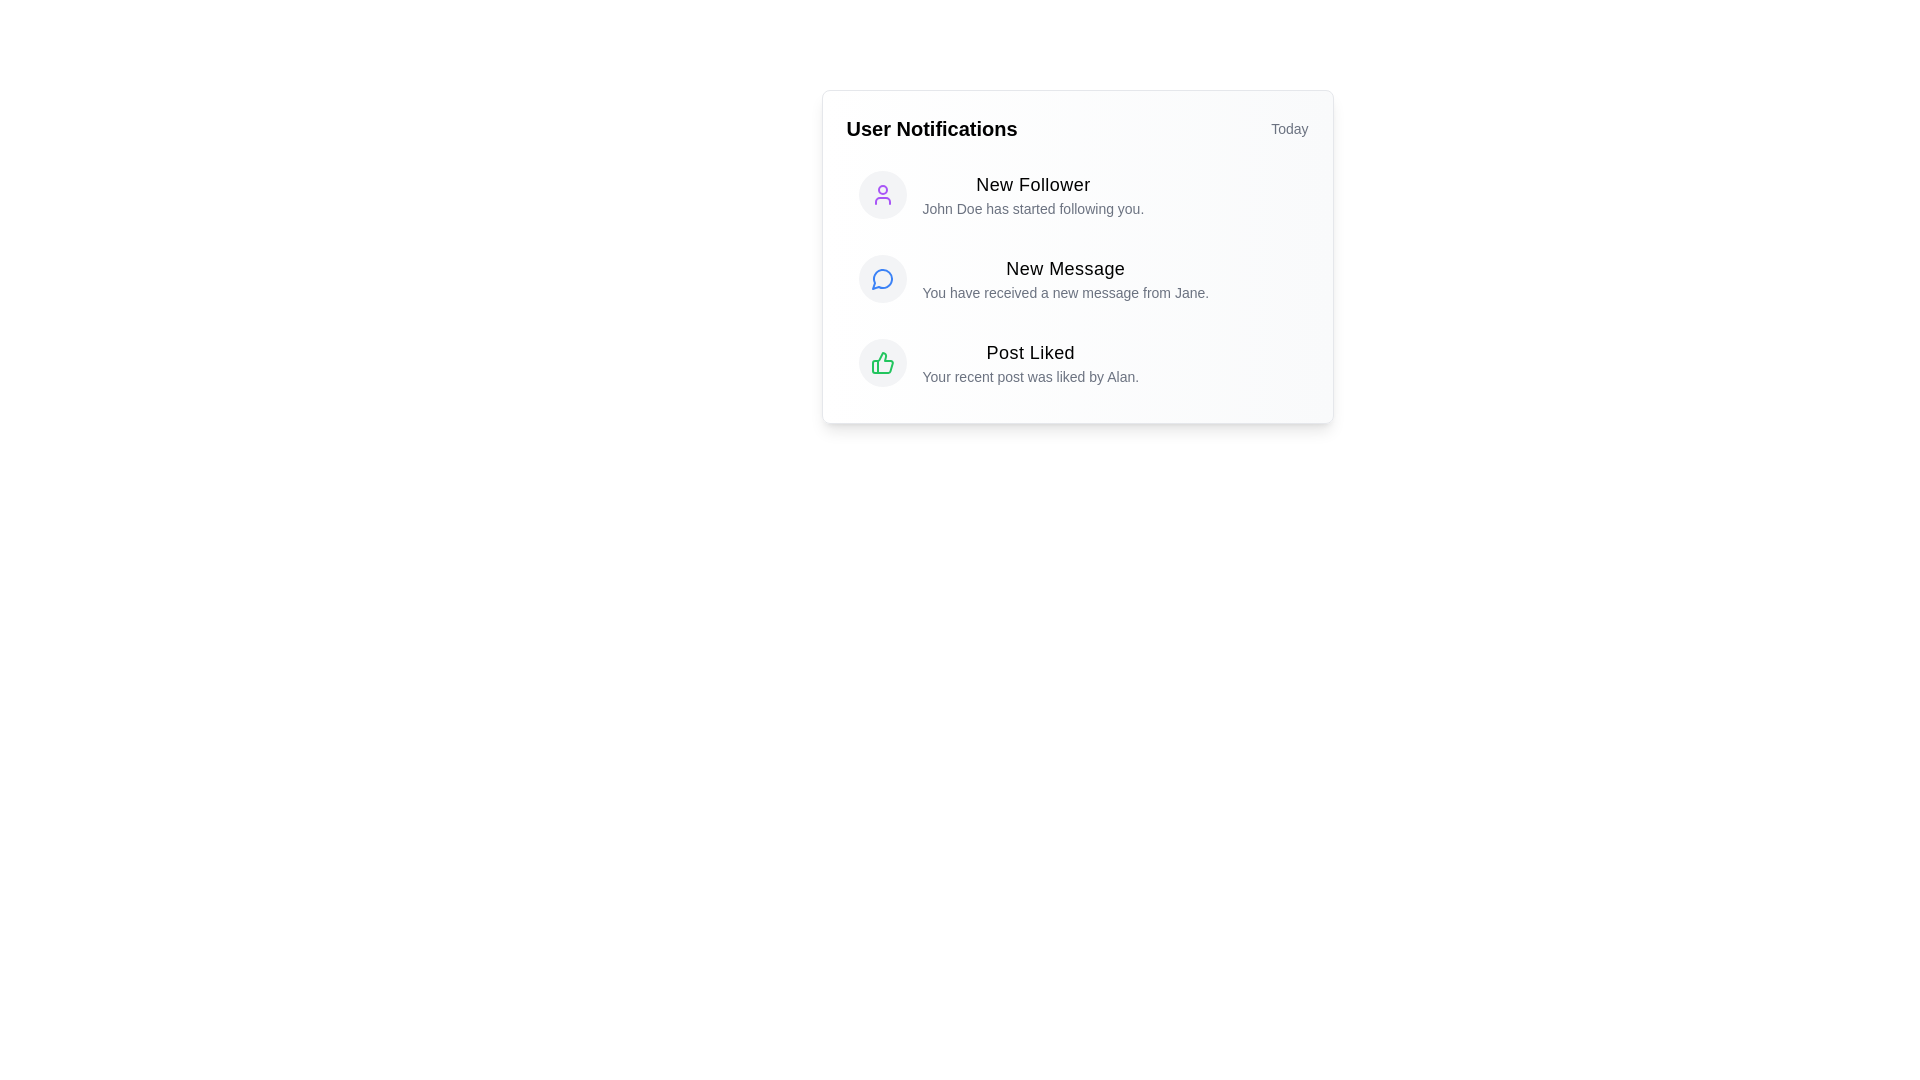  Describe the element at coordinates (1064, 293) in the screenshot. I see `message displayed as 'You have received a new message from Jane.' located below the 'New Message' header in the notification panel` at that location.